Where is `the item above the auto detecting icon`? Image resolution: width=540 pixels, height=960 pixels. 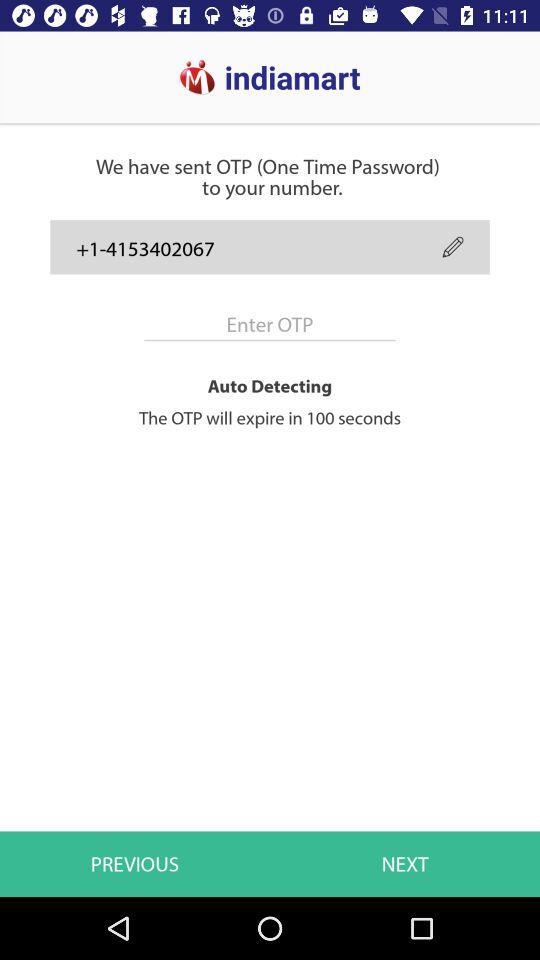
the item above the auto detecting icon is located at coordinates (453, 246).